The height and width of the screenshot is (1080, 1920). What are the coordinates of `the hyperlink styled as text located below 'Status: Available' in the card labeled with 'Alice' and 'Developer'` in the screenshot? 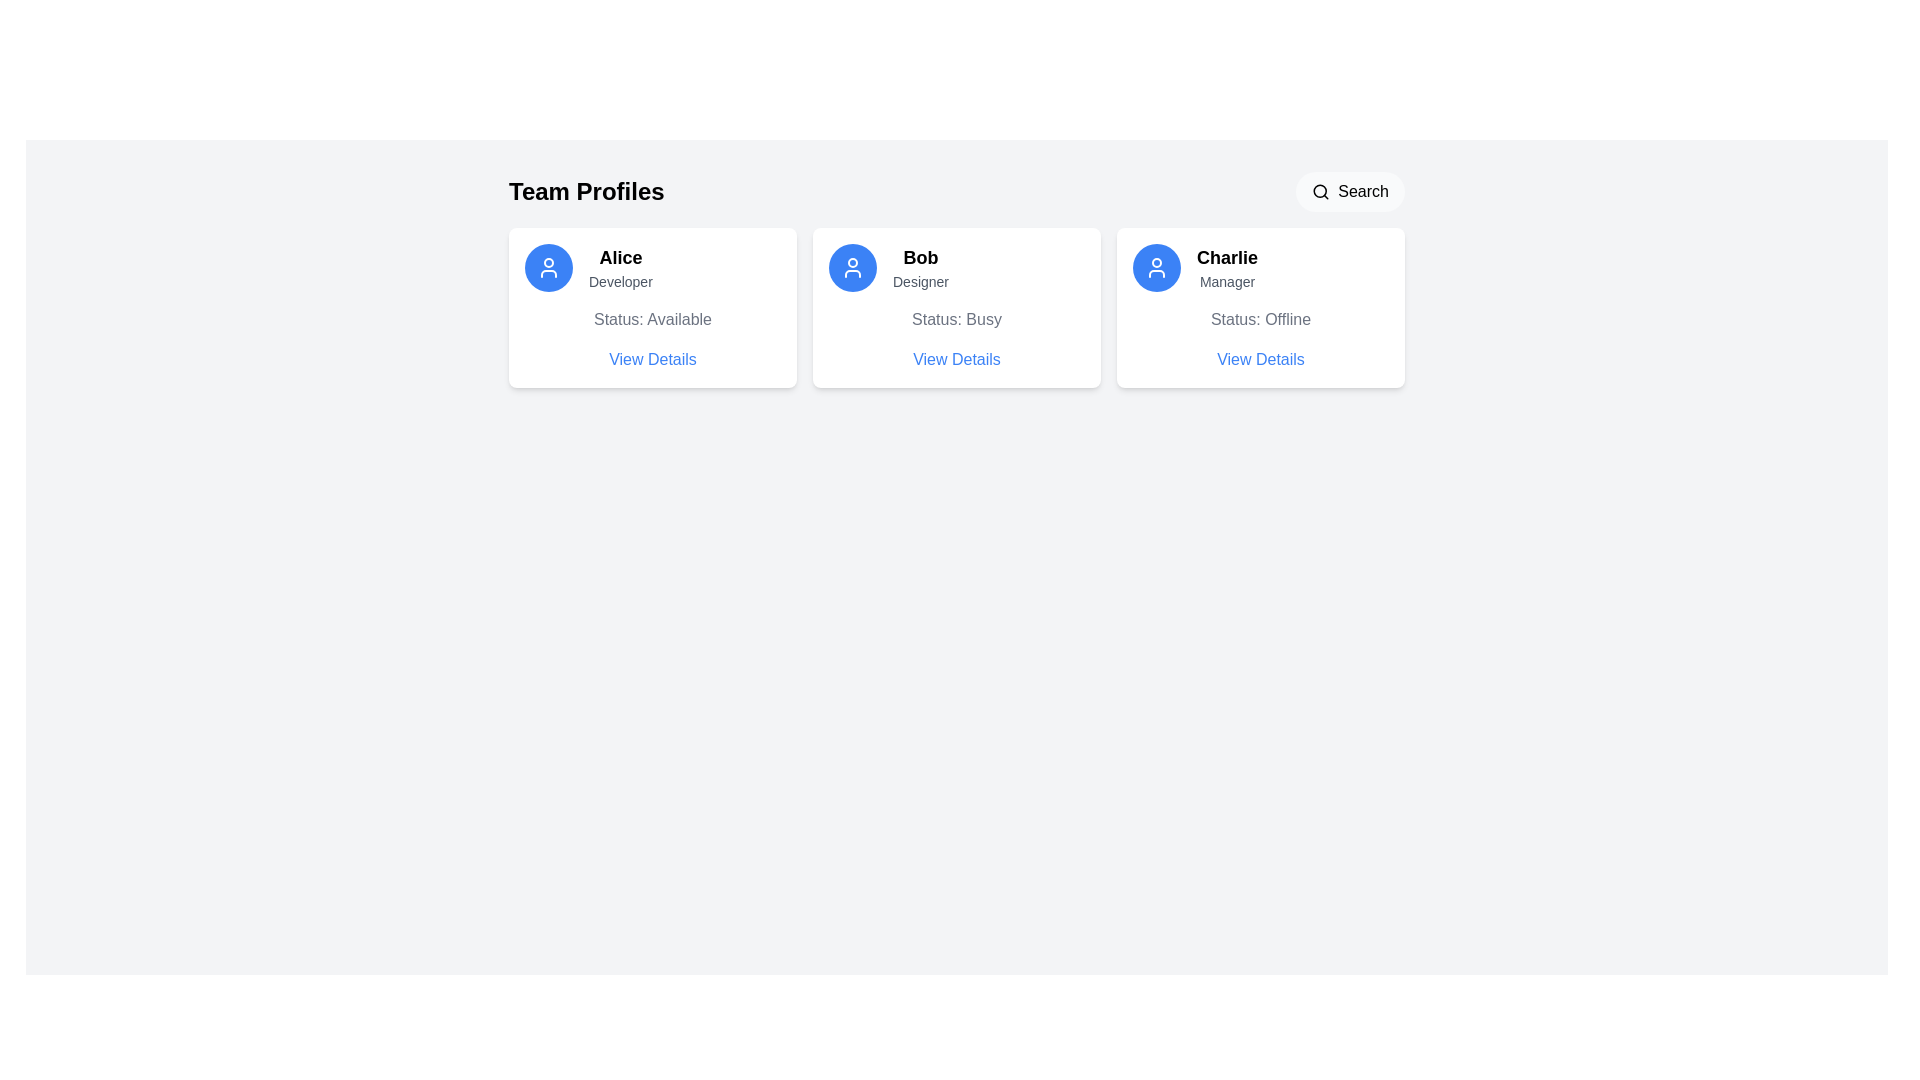 It's located at (652, 358).